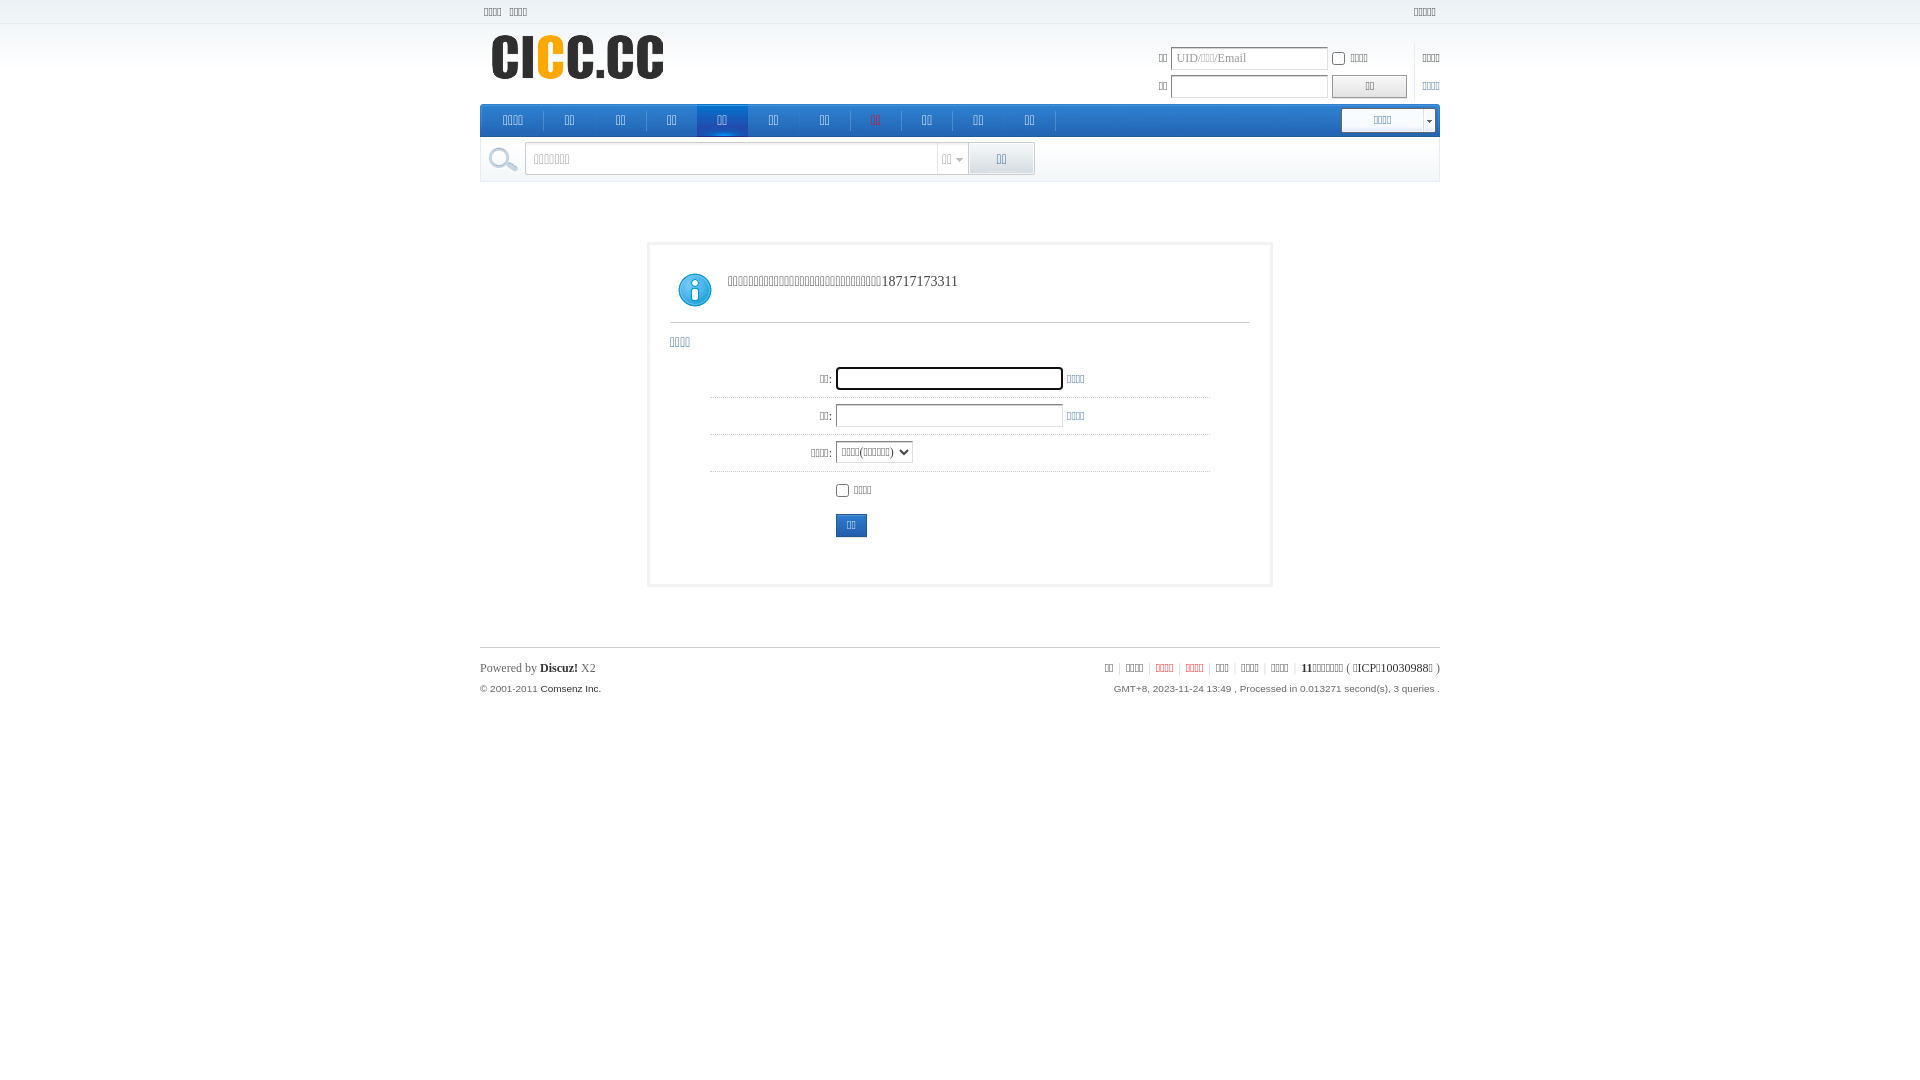  Describe the element at coordinates (539, 687) in the screenshot. I see `'Comsenz Inc.'` at that location.